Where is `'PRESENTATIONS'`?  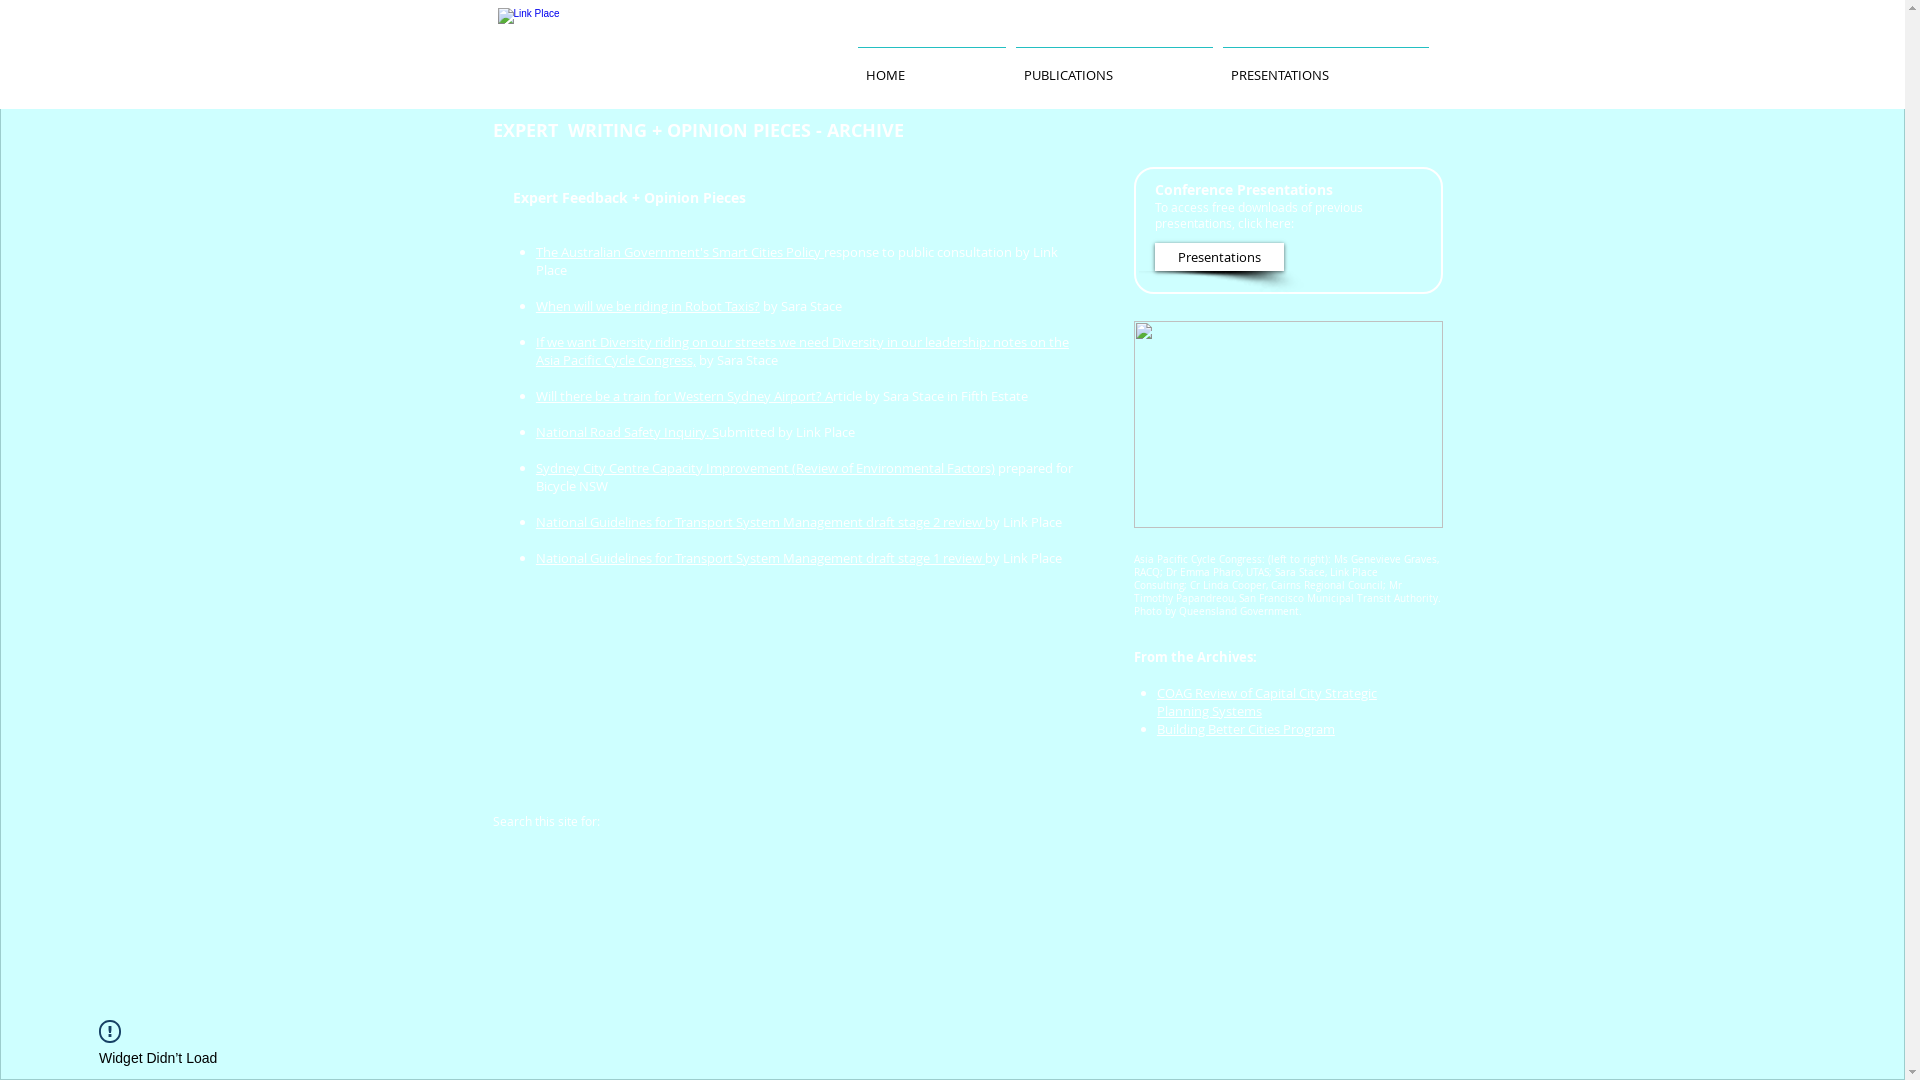
'PRESENTATIONS' is located at coordinates (1325, 64).